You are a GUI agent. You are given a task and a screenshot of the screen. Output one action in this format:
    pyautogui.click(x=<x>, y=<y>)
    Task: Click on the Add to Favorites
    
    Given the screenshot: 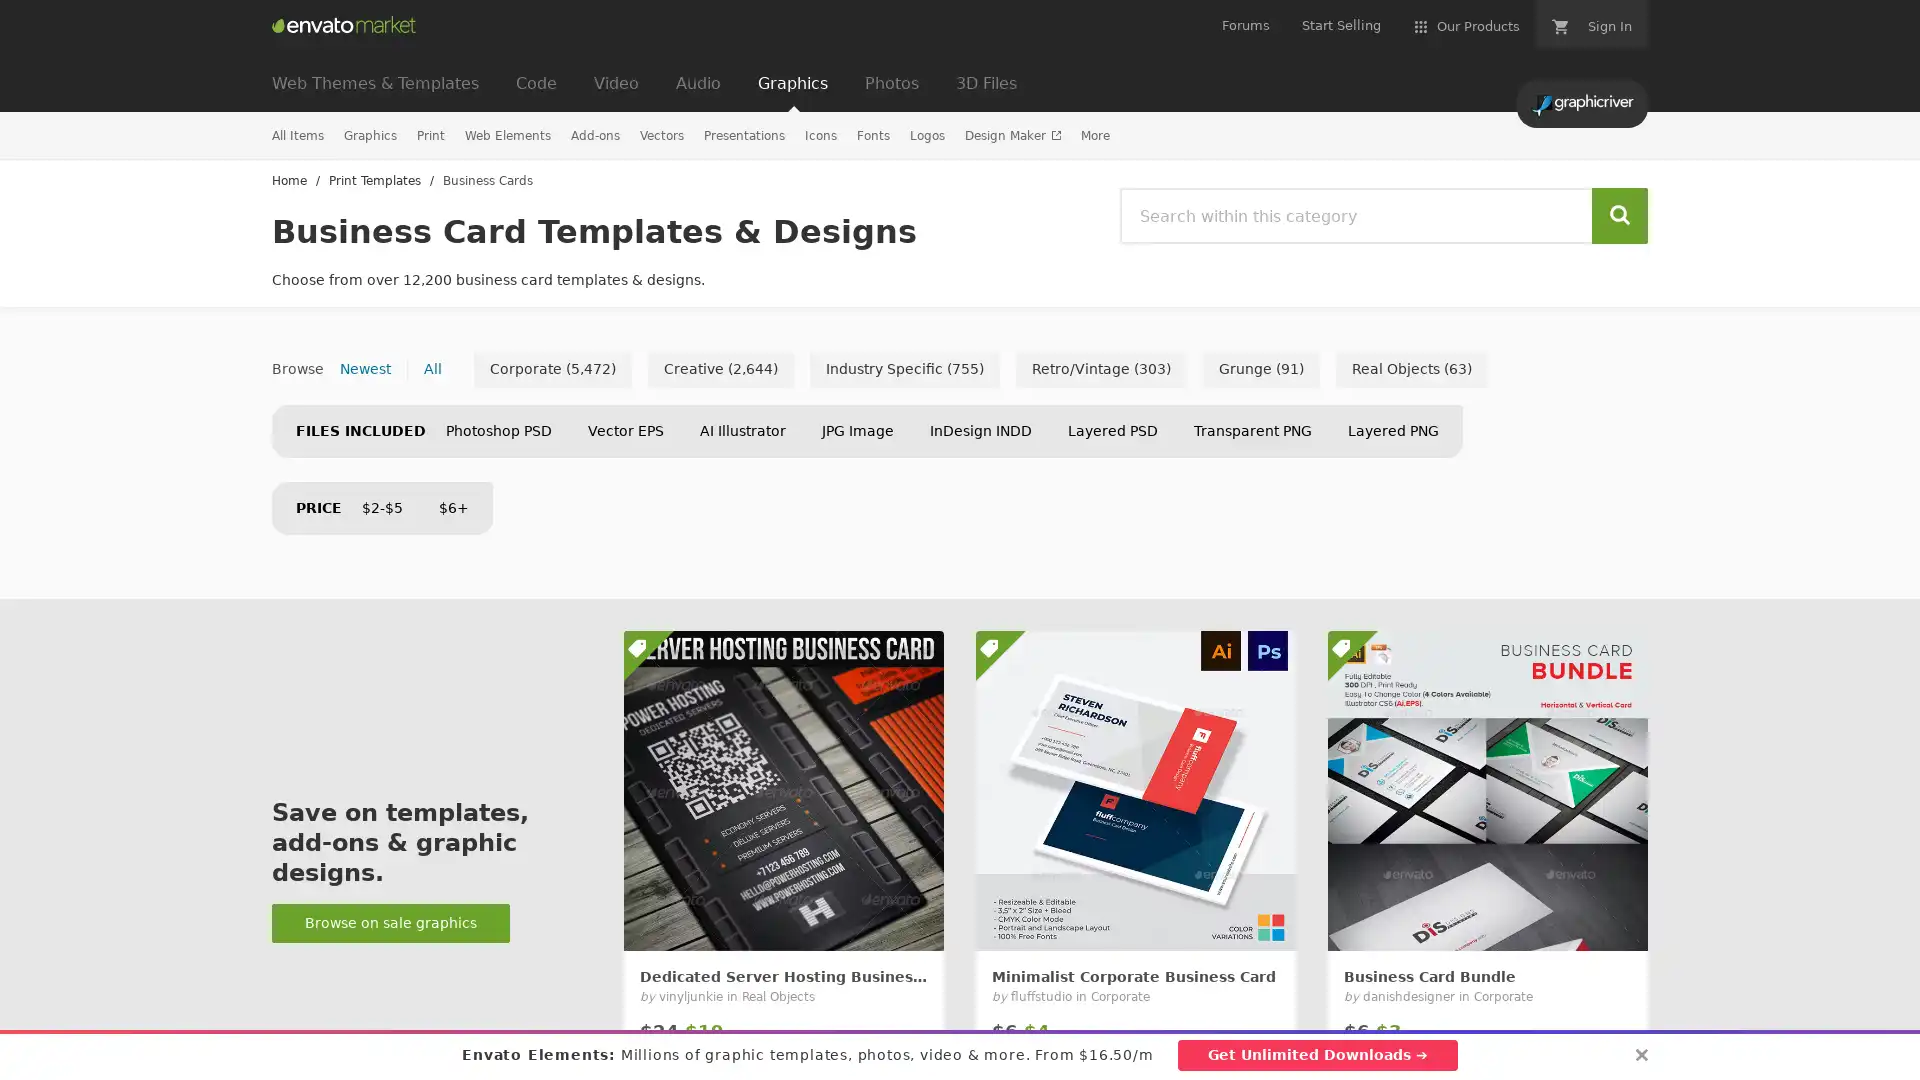 What is the action you would take?
    pyautogui.click(x=1622, y=922)
    